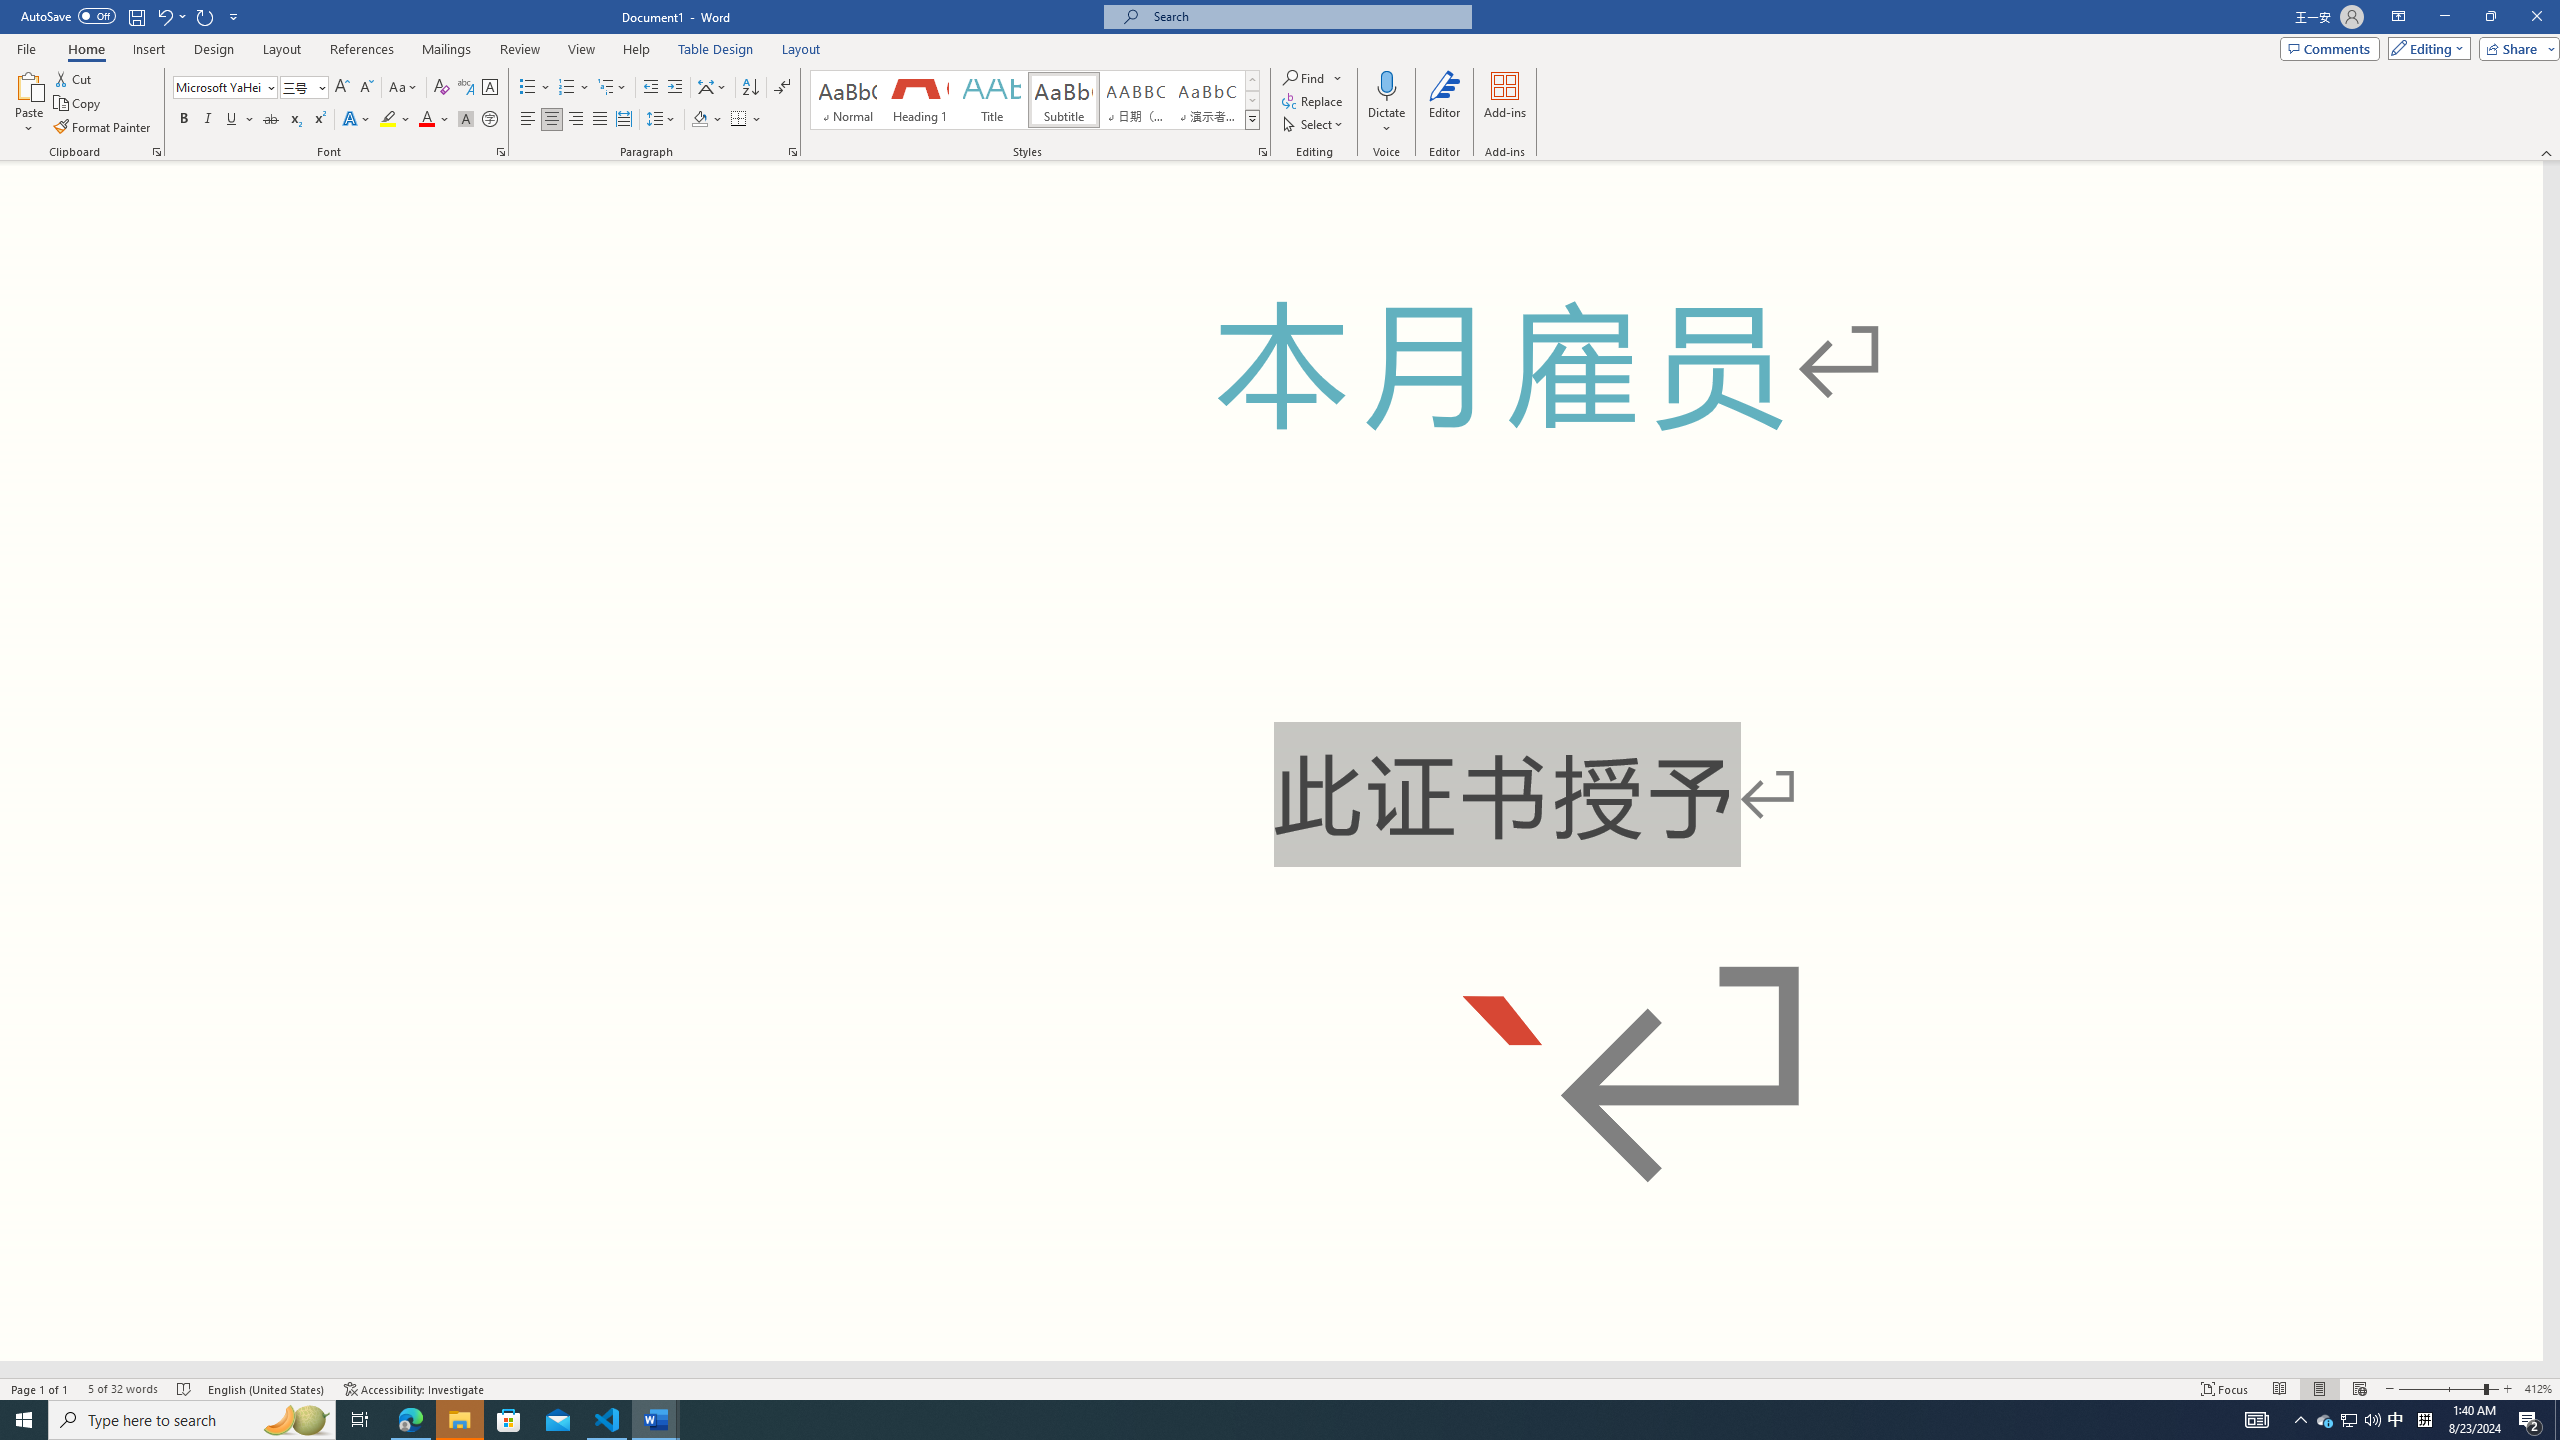 The image size is (2560, 1440). I want to click on 'Dictate', so click(1386, 103).